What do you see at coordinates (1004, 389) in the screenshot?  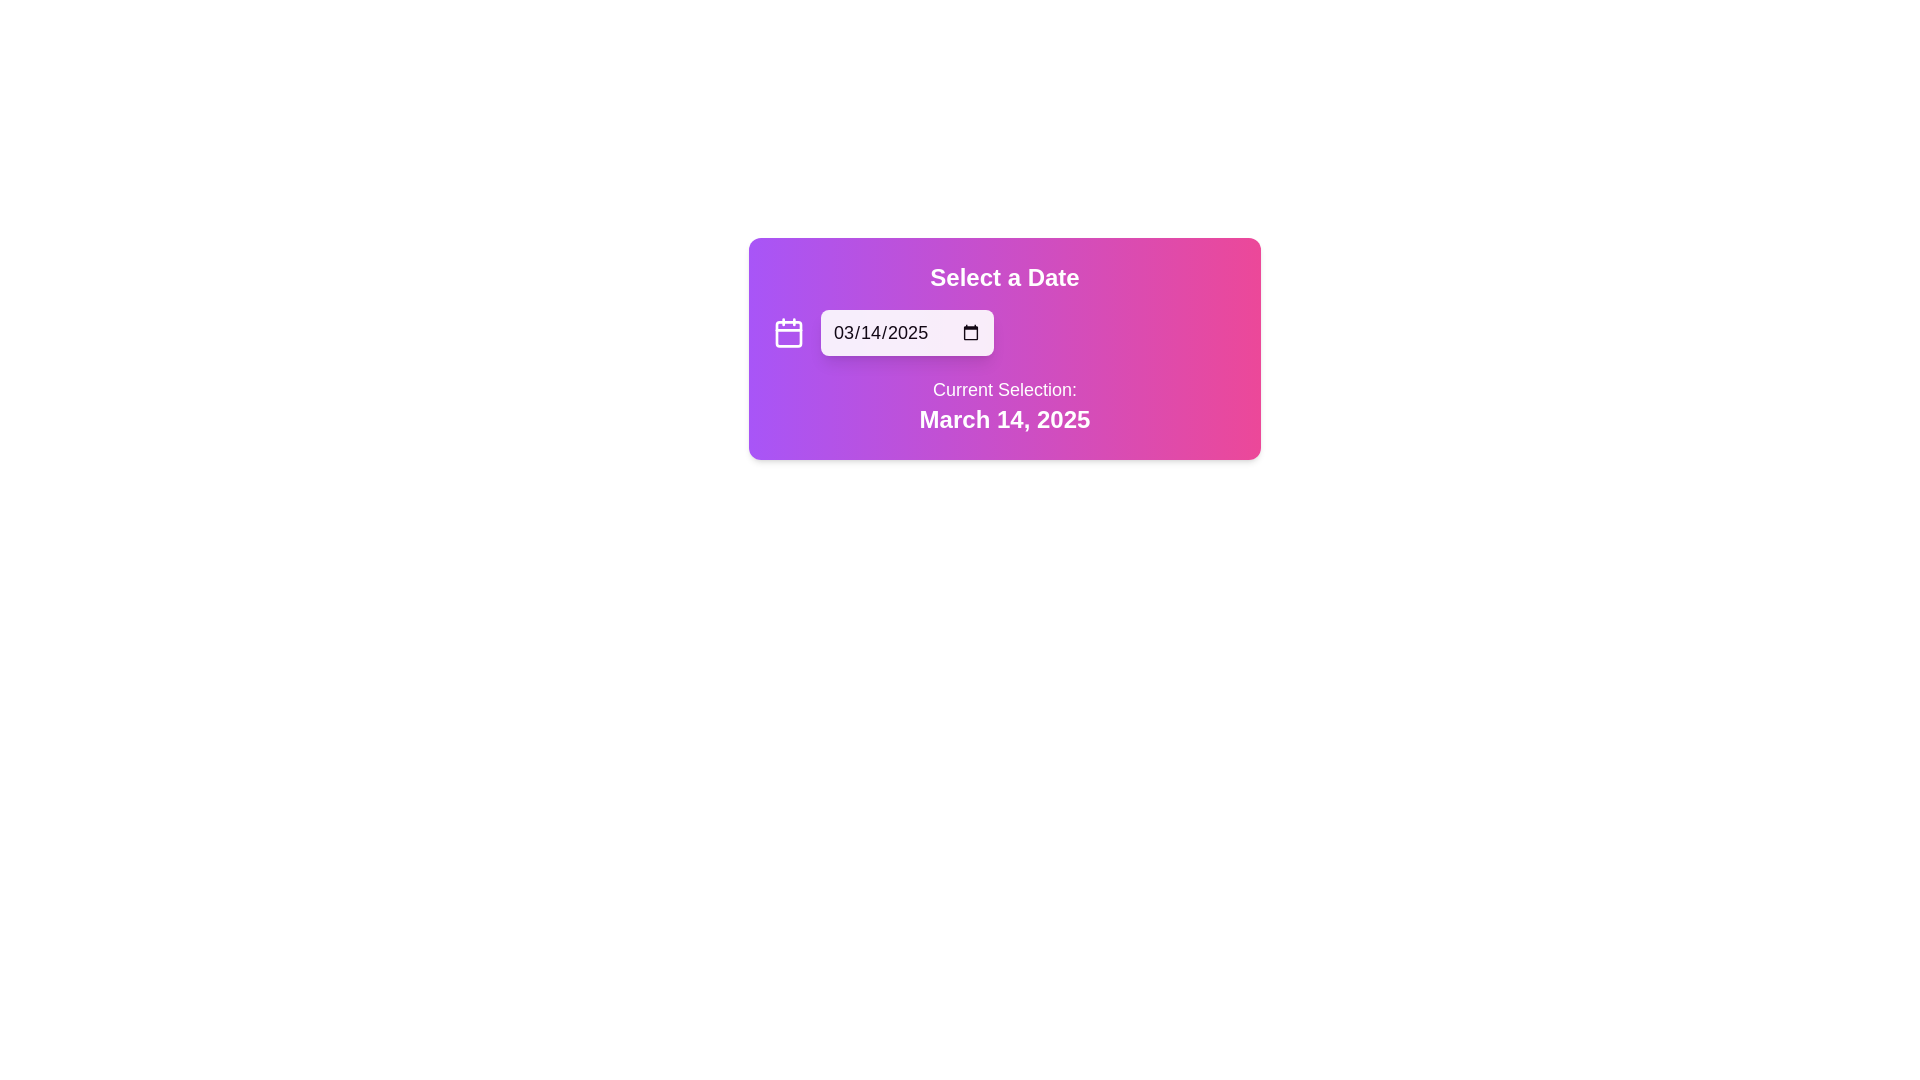 I see `the static text label that provides context for the selected date, located directly above the date display for March 14, 2025` at bounding box center [1004, 389].